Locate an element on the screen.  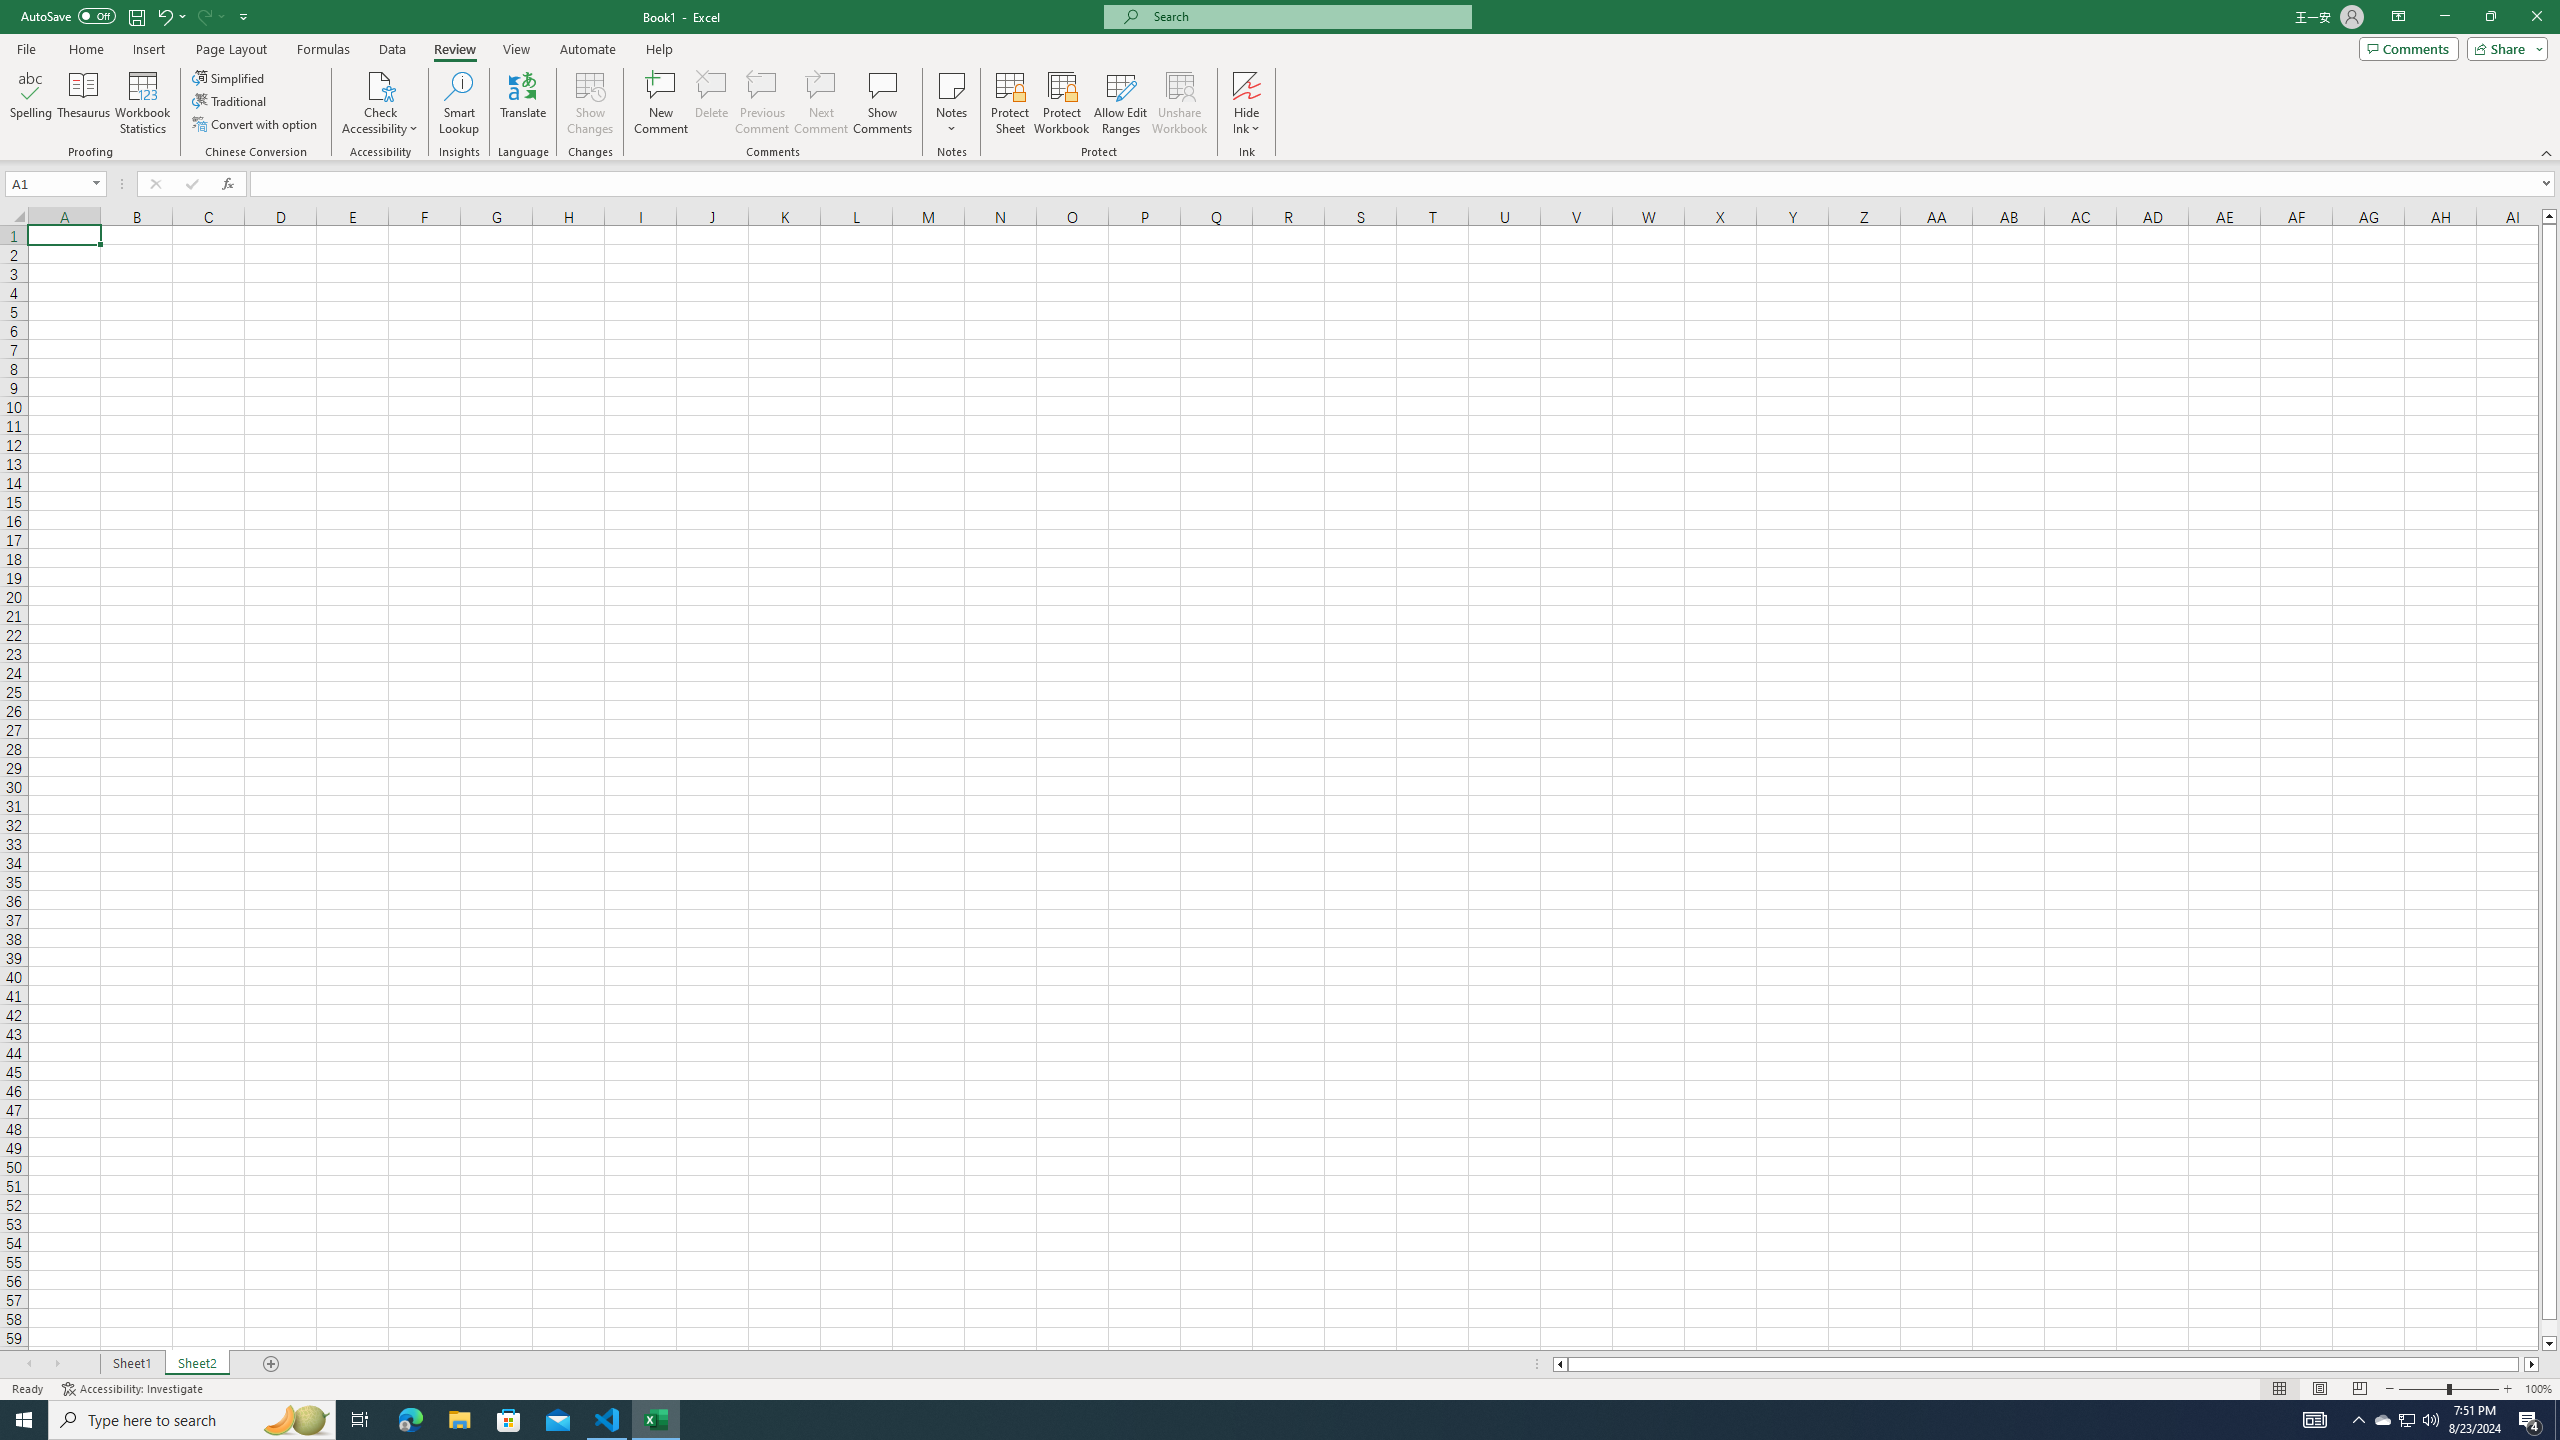
'Check Accessibility' is located at coordinates (379, 84).